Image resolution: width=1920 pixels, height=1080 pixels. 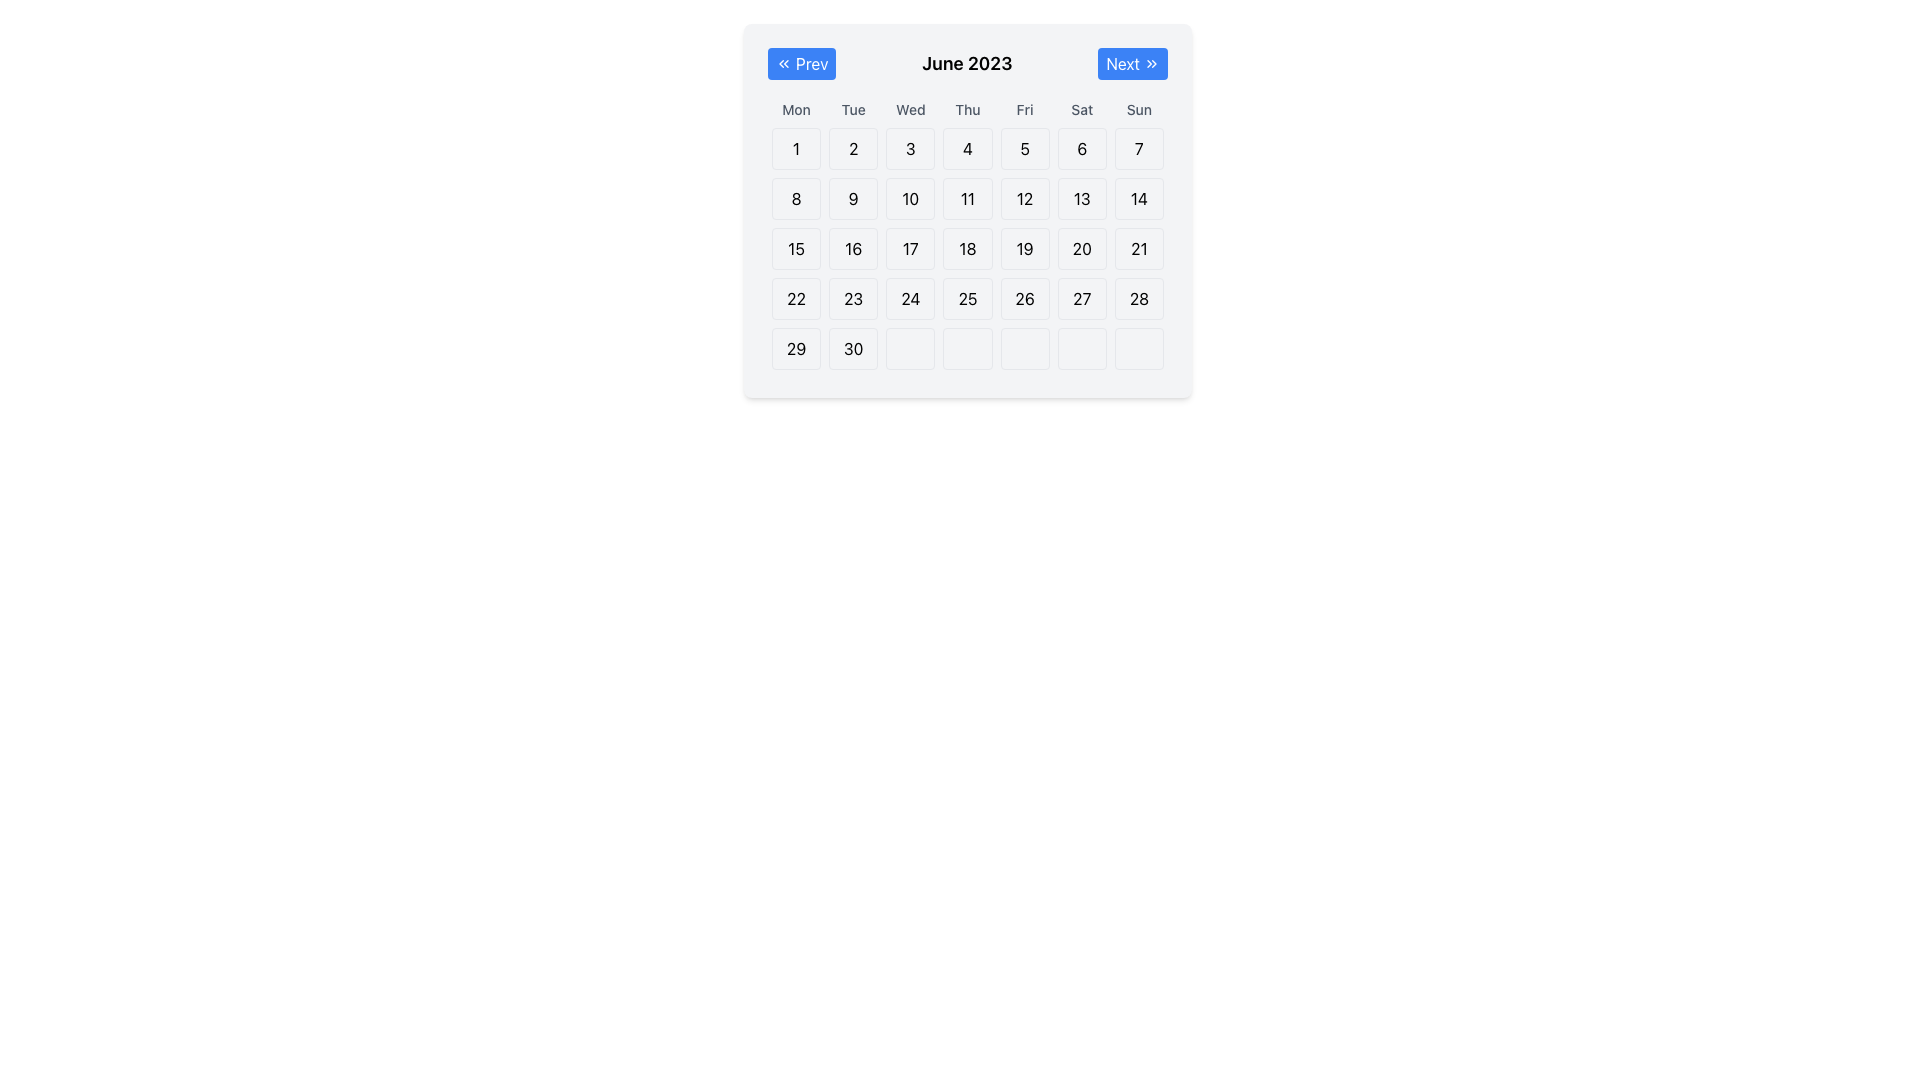 What do you see at coordinates (1025, 248) in the screenshot?
I see `the square-shaped button labeled '19' with a light gray background and rounded corners` at bounding box center [1025, 248].